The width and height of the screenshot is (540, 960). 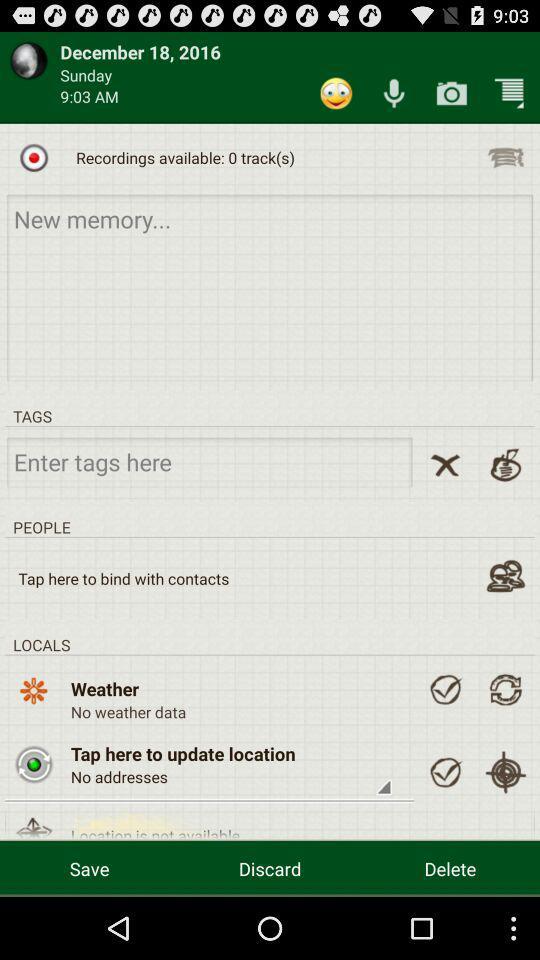 I want to click on weather setting option, so click(x=445, y=689).